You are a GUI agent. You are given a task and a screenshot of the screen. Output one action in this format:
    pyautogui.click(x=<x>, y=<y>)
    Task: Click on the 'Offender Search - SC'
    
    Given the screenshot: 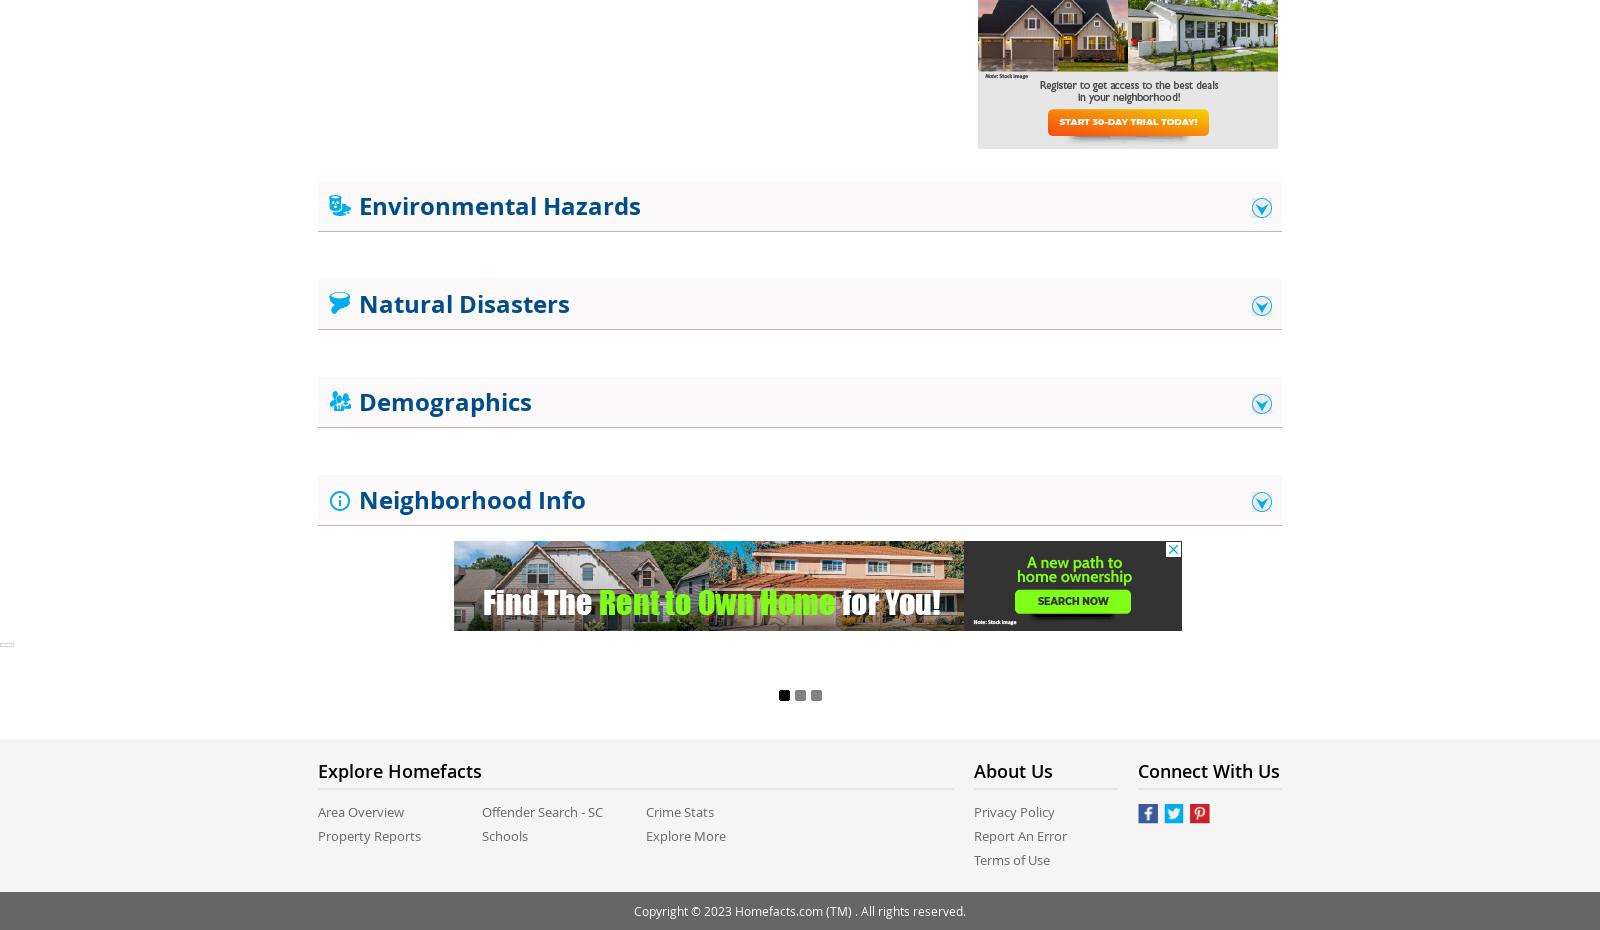 What is the action you would take?
    pyautogui.click(x=541, y=810)
    